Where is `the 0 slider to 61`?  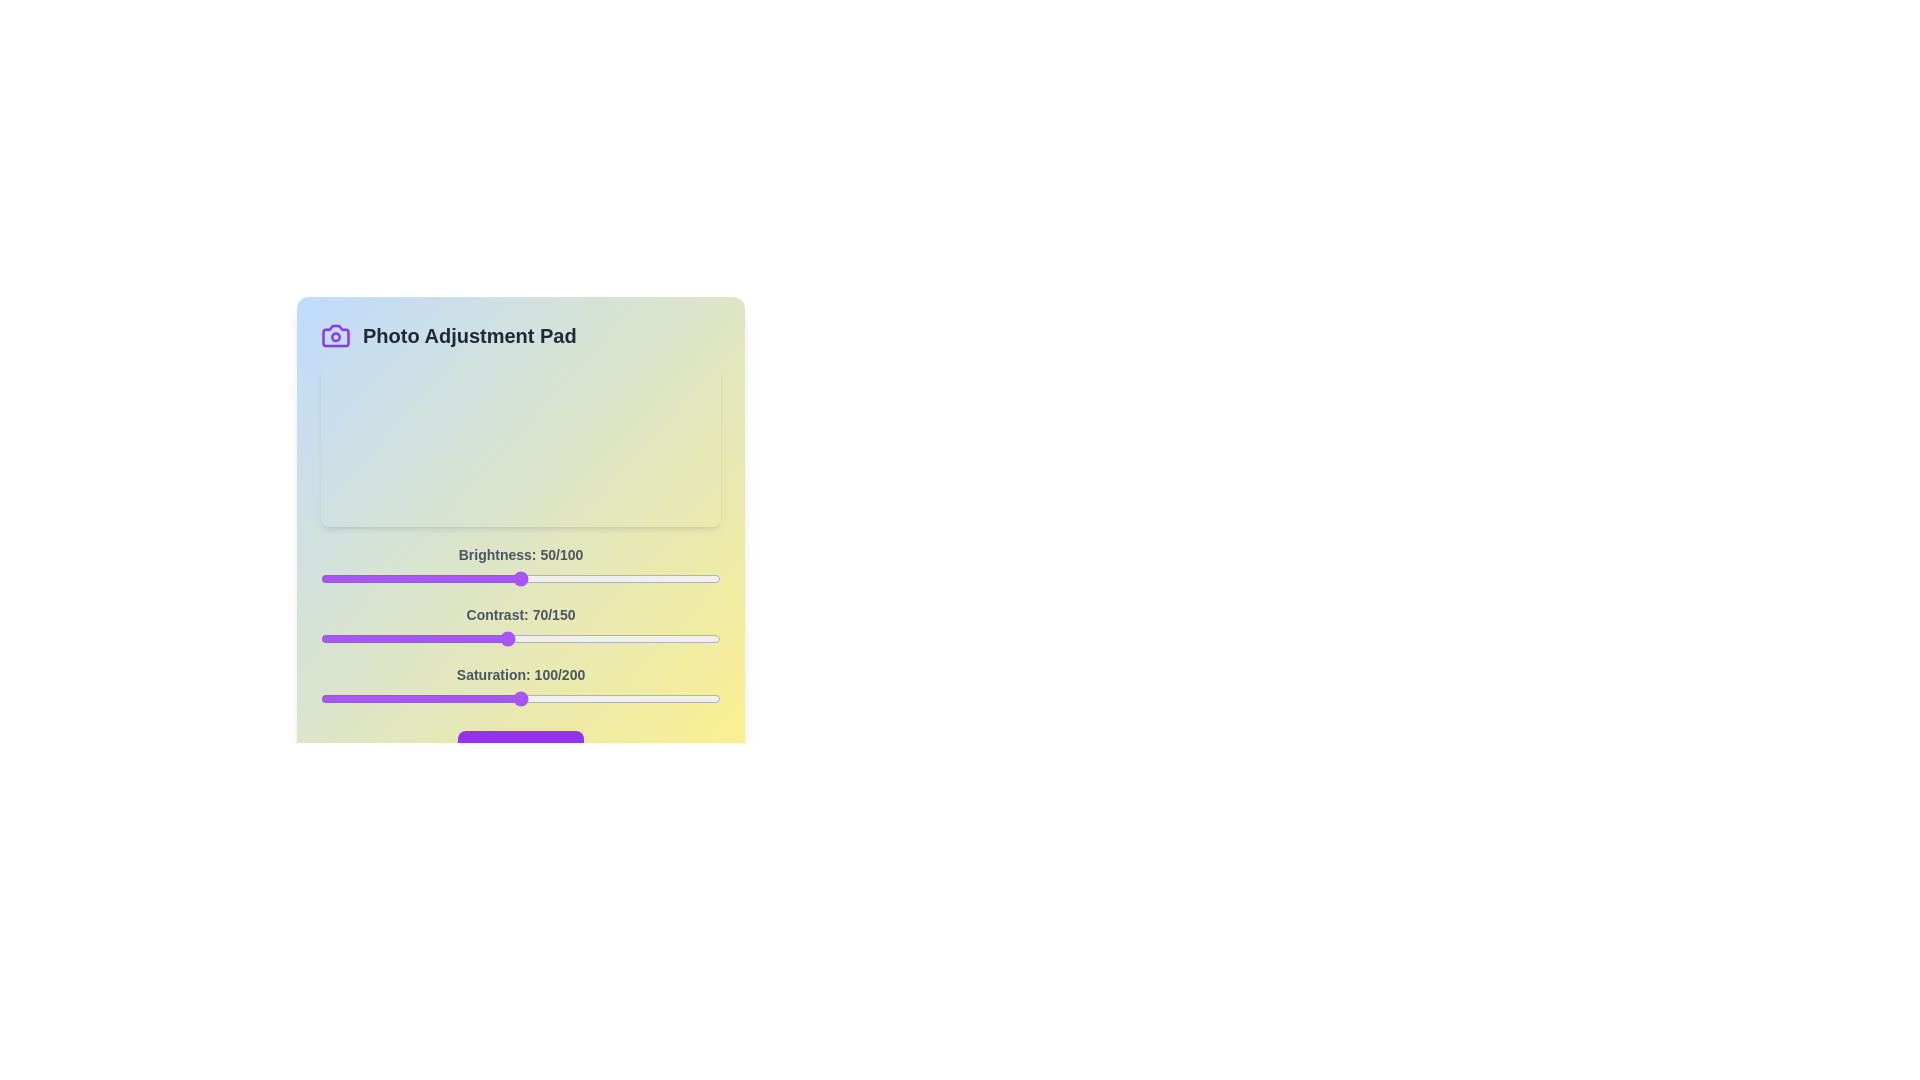
the 0 slider to 61 is located at coordinates (564, 578).